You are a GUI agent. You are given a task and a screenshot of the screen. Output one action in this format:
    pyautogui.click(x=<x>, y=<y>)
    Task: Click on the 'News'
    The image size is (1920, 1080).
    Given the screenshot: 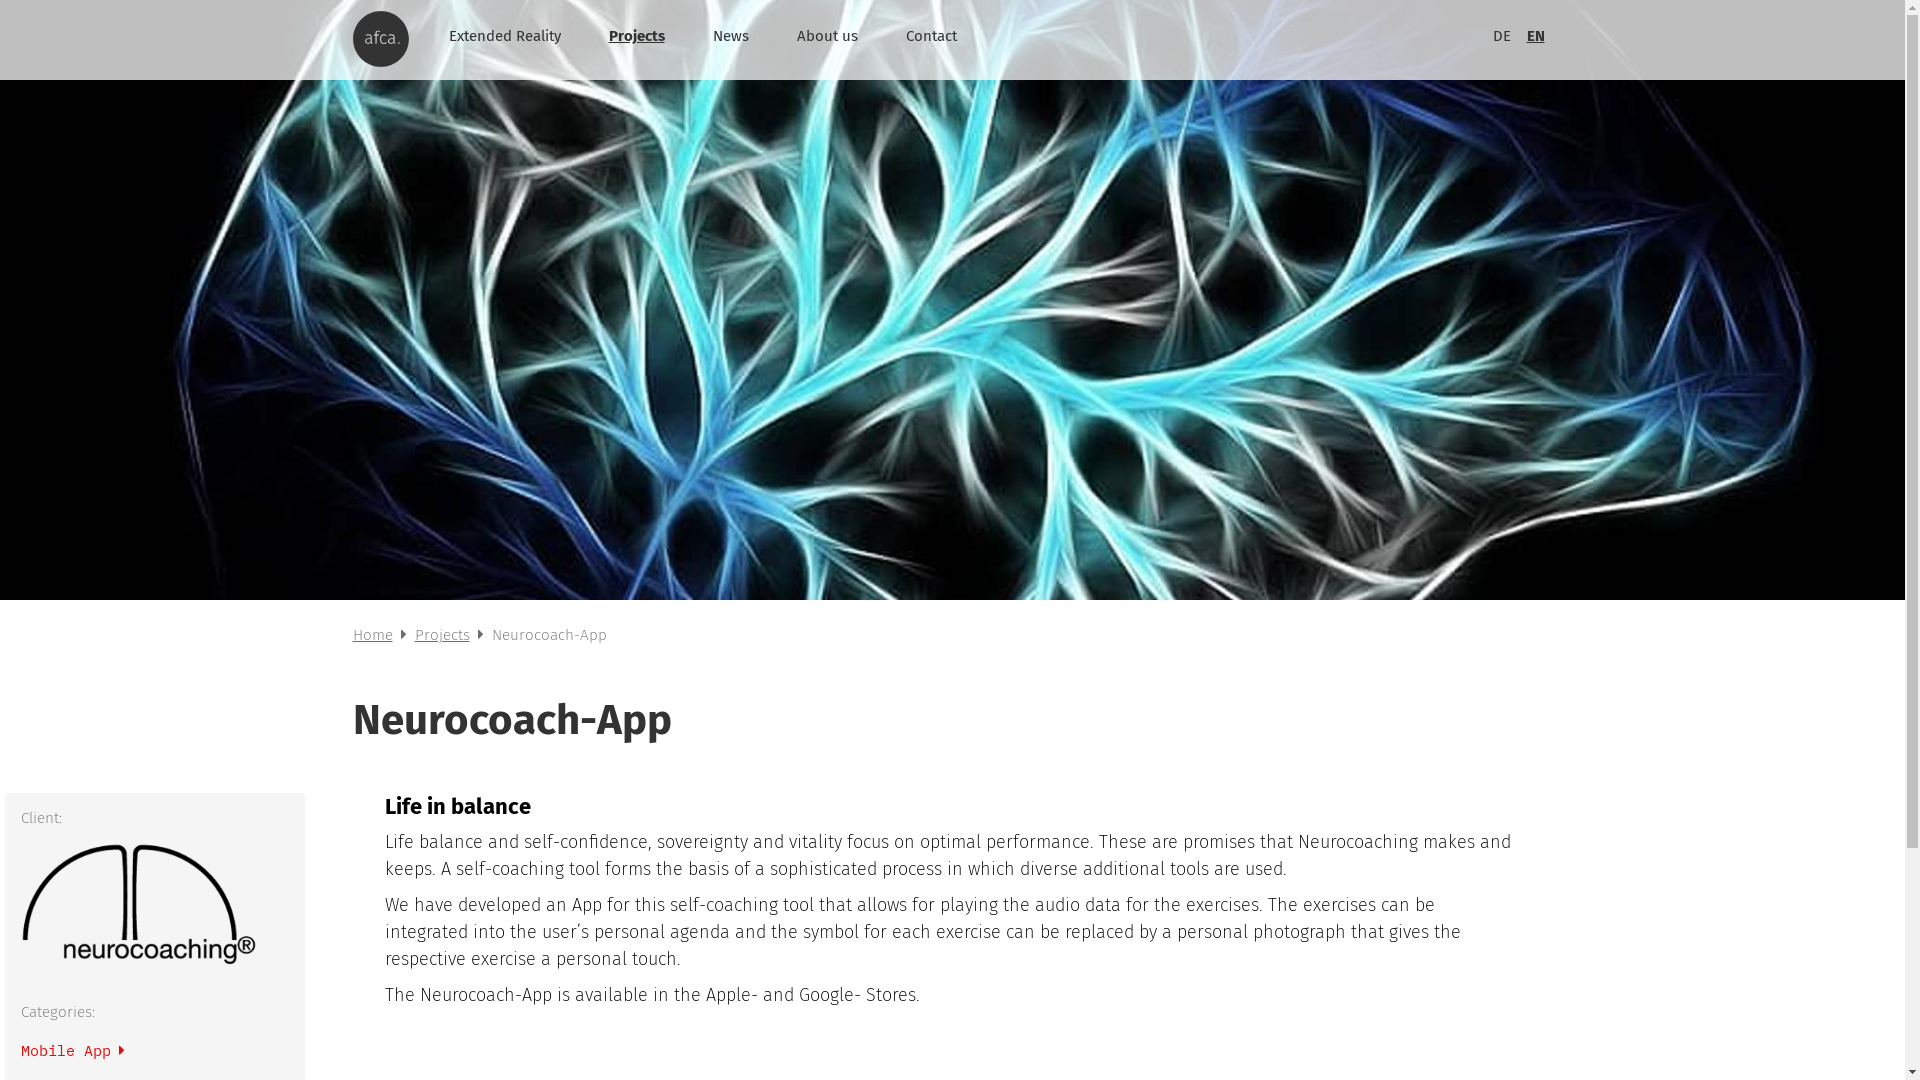 What is the action you would take?
    pyautogui.click(x=728, y=36)
    